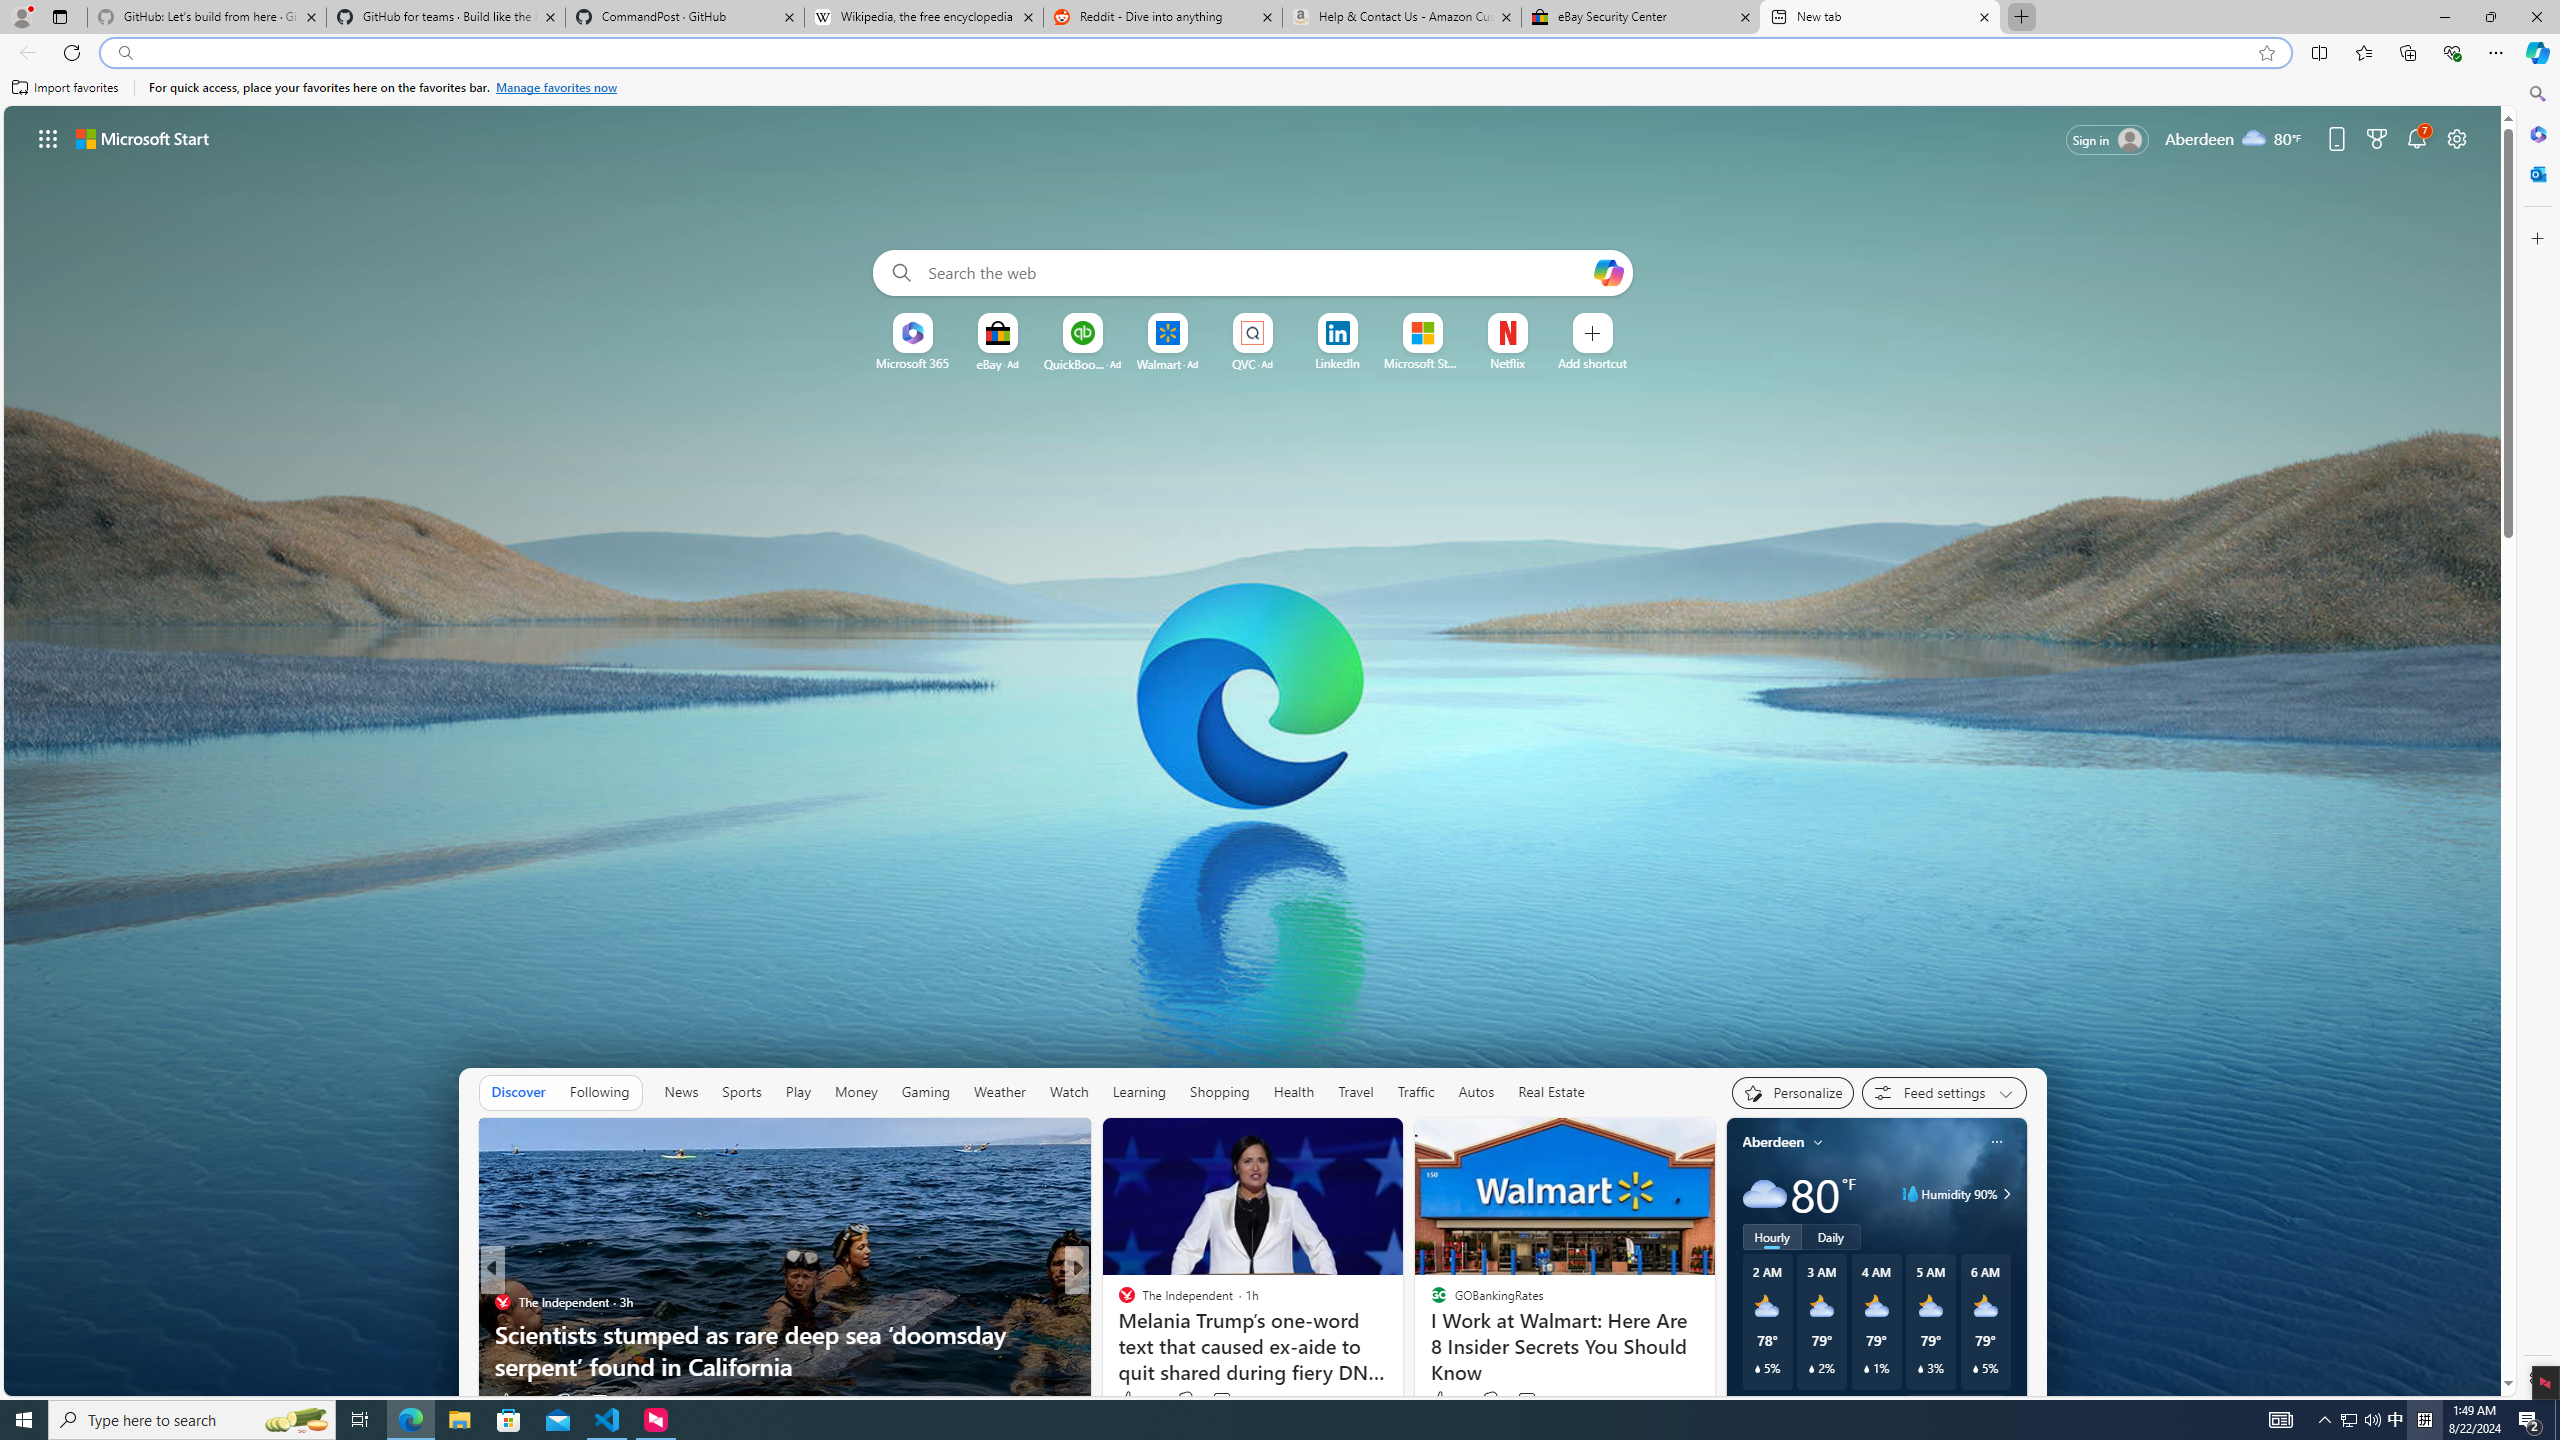 The height and width of the screenshot is (1440, 2560). Describe the element at coordinates (1117, 1302) in the screenshot. I see `'CBS News'` at that location.